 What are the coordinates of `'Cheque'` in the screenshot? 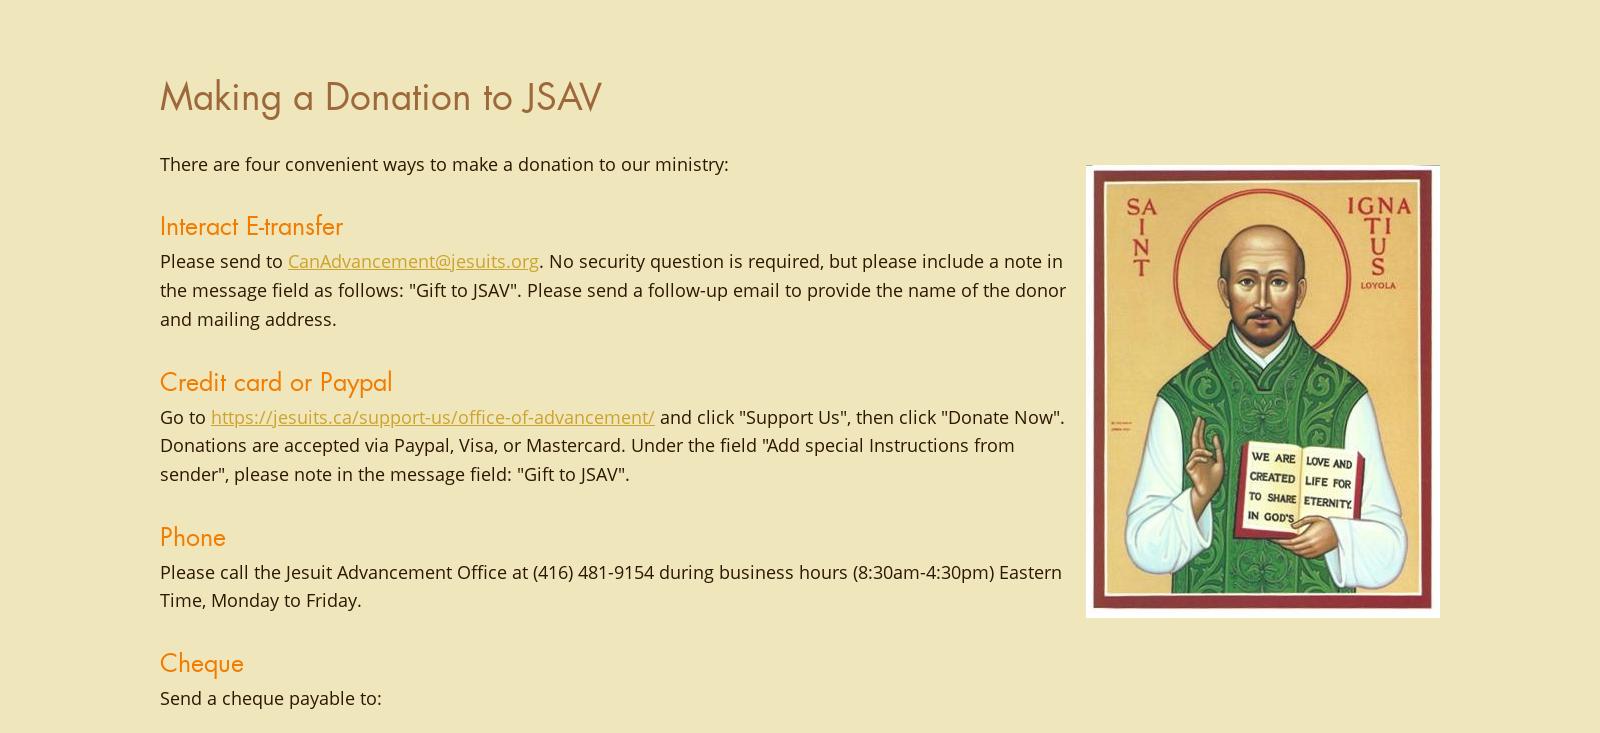 It's located at (159, 663).